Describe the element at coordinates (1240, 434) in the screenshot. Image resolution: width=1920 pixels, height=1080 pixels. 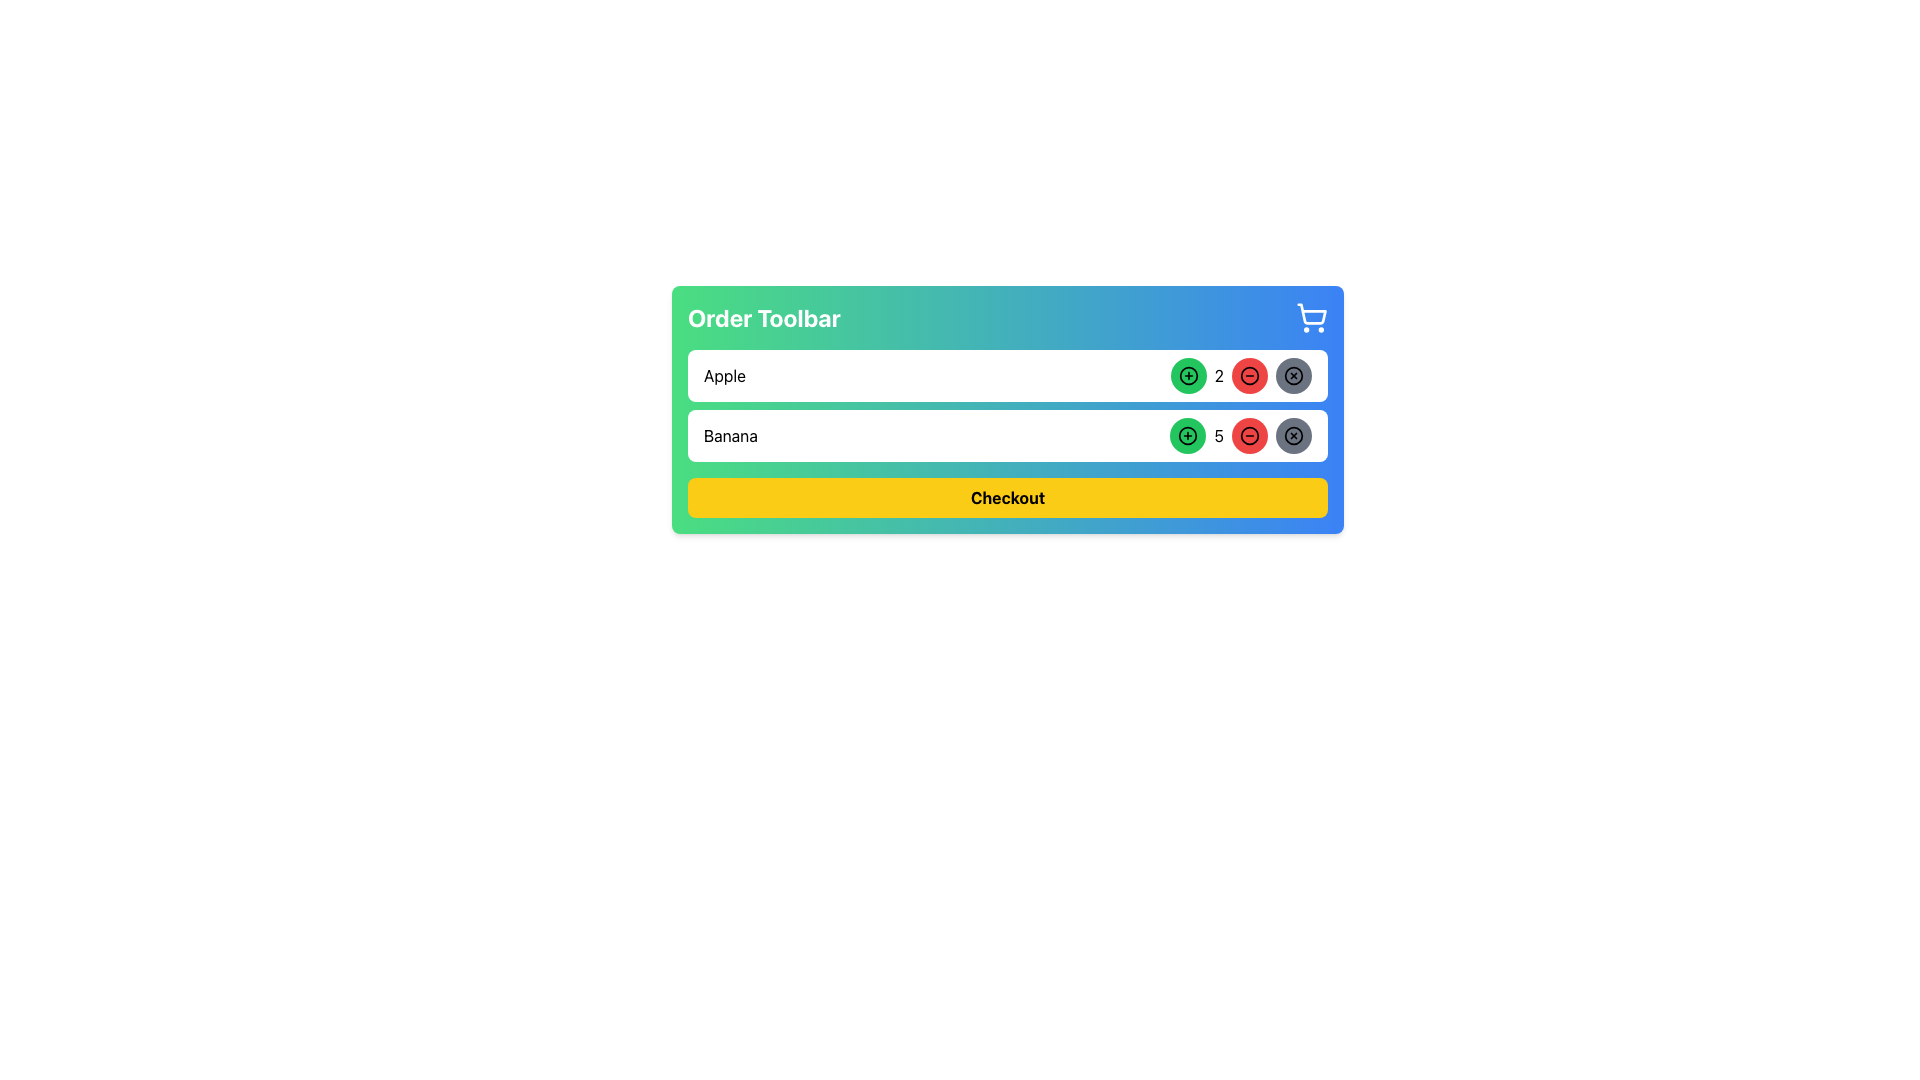
I see `the red circular button with a minus symbol, which is the second button in the row associated with the 'Banana' item, located to the right of the green button and to the left of the gray button, aligned with the quantity text '5'` at that location.